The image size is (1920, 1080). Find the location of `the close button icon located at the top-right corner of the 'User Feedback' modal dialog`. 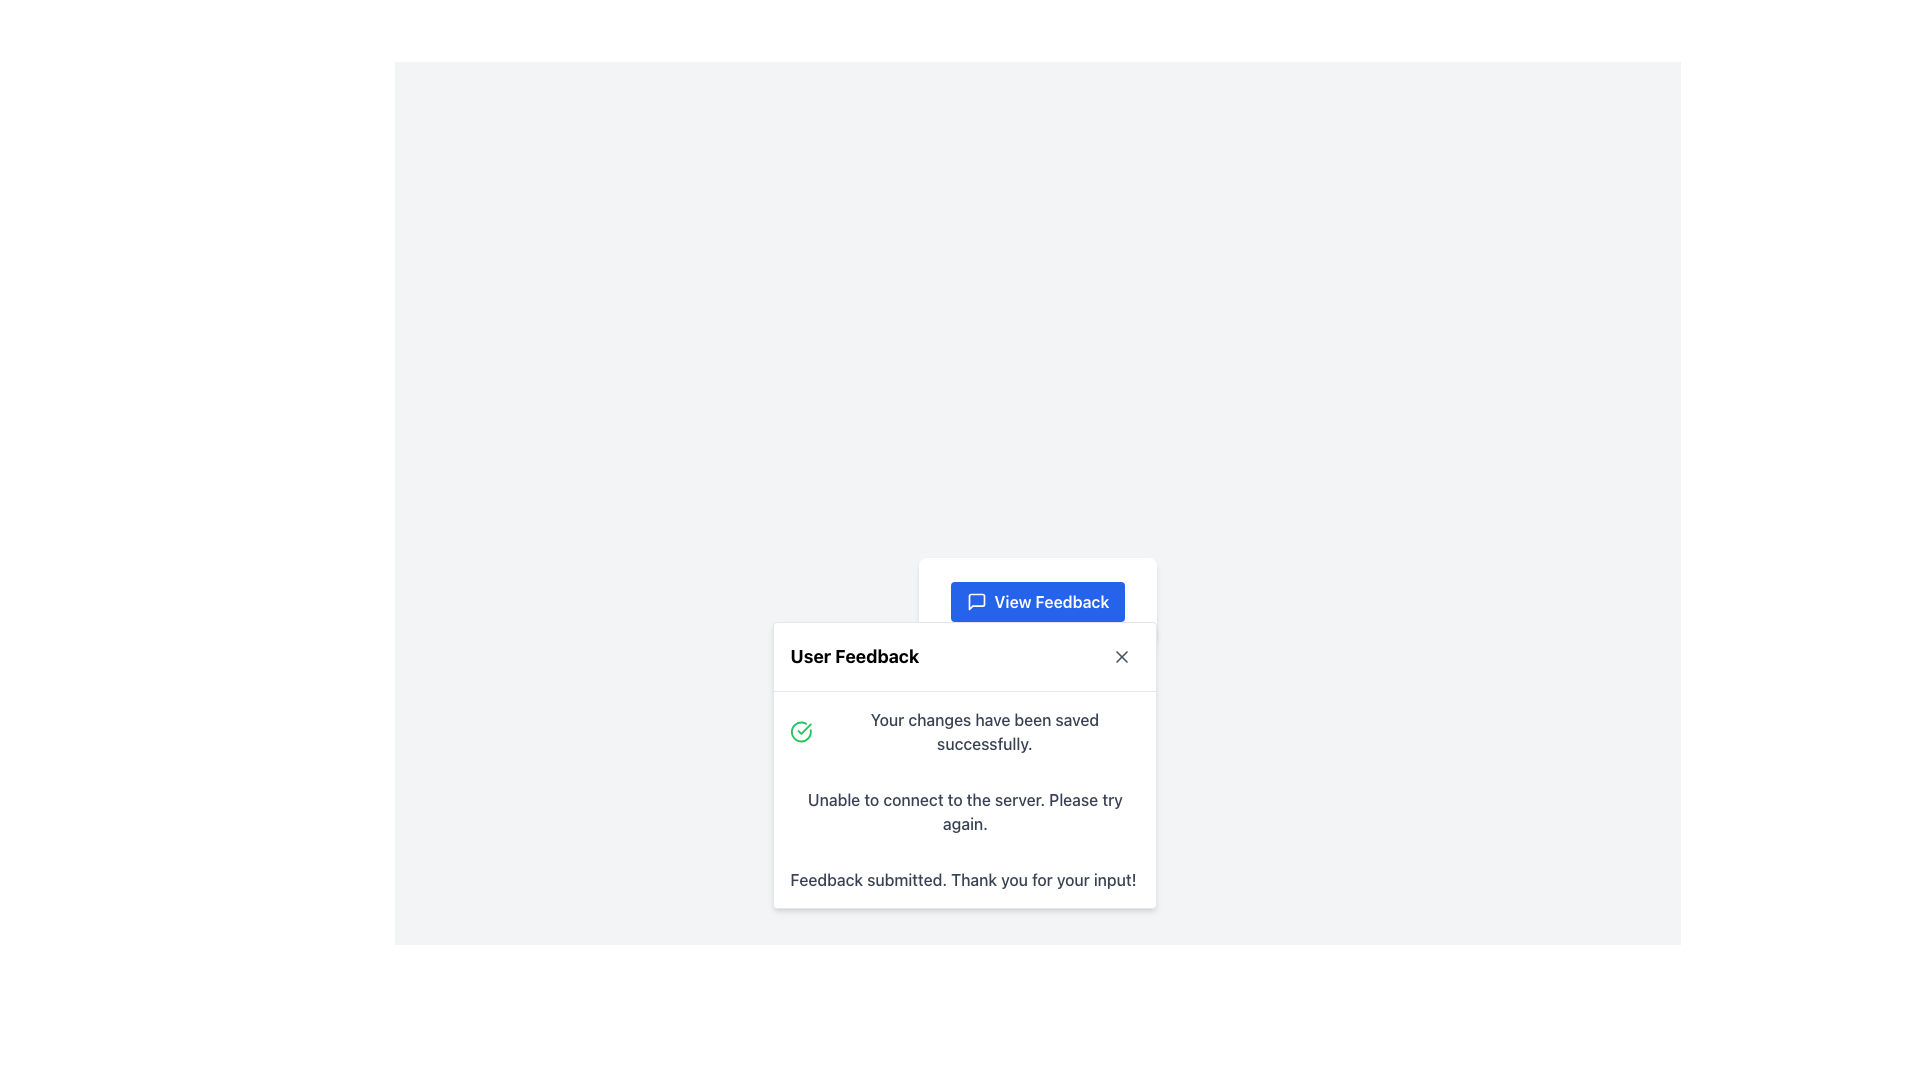

the close button icon located at the top-right corner of the 'User Feedback' modal dialog is located at coordinates (1122, 656).